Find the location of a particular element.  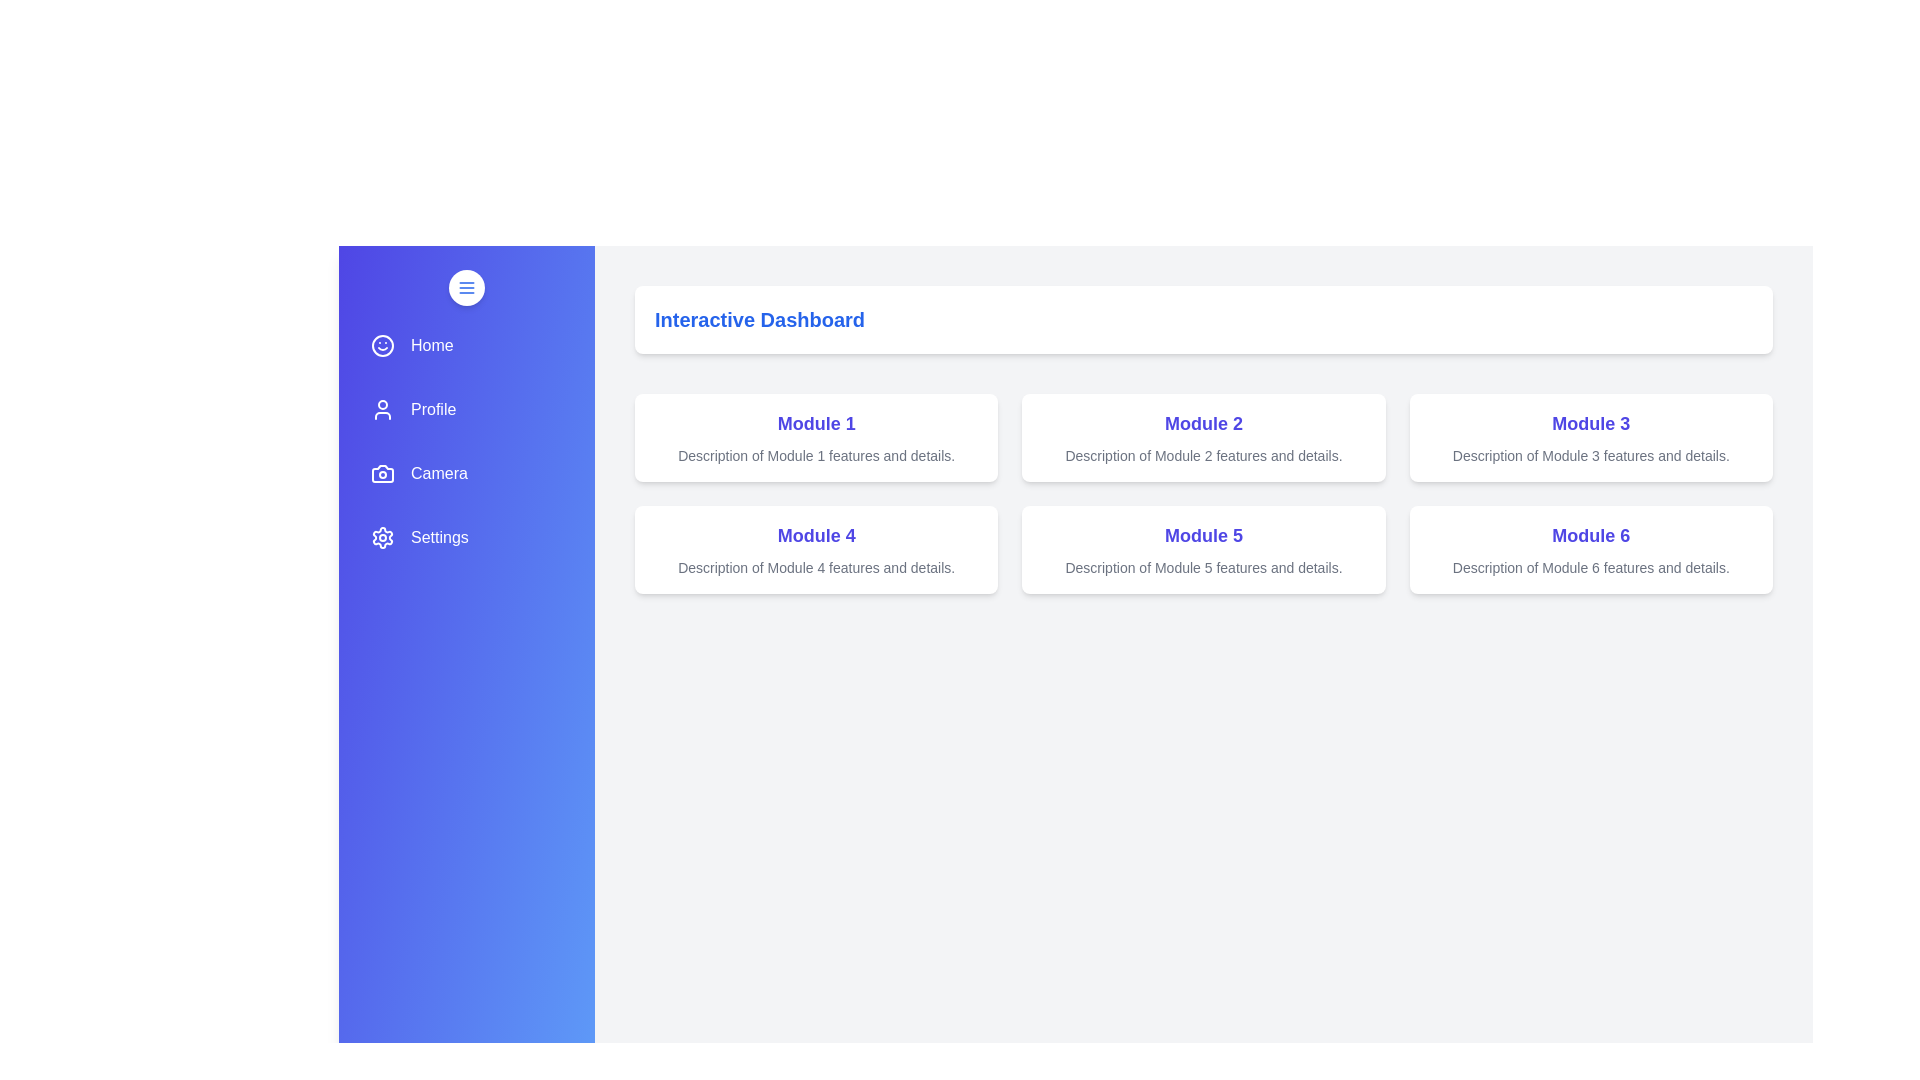

the 'Profile' text label located in the sidebar menu, which is the second row from the top is located at coordinates (432, 408).